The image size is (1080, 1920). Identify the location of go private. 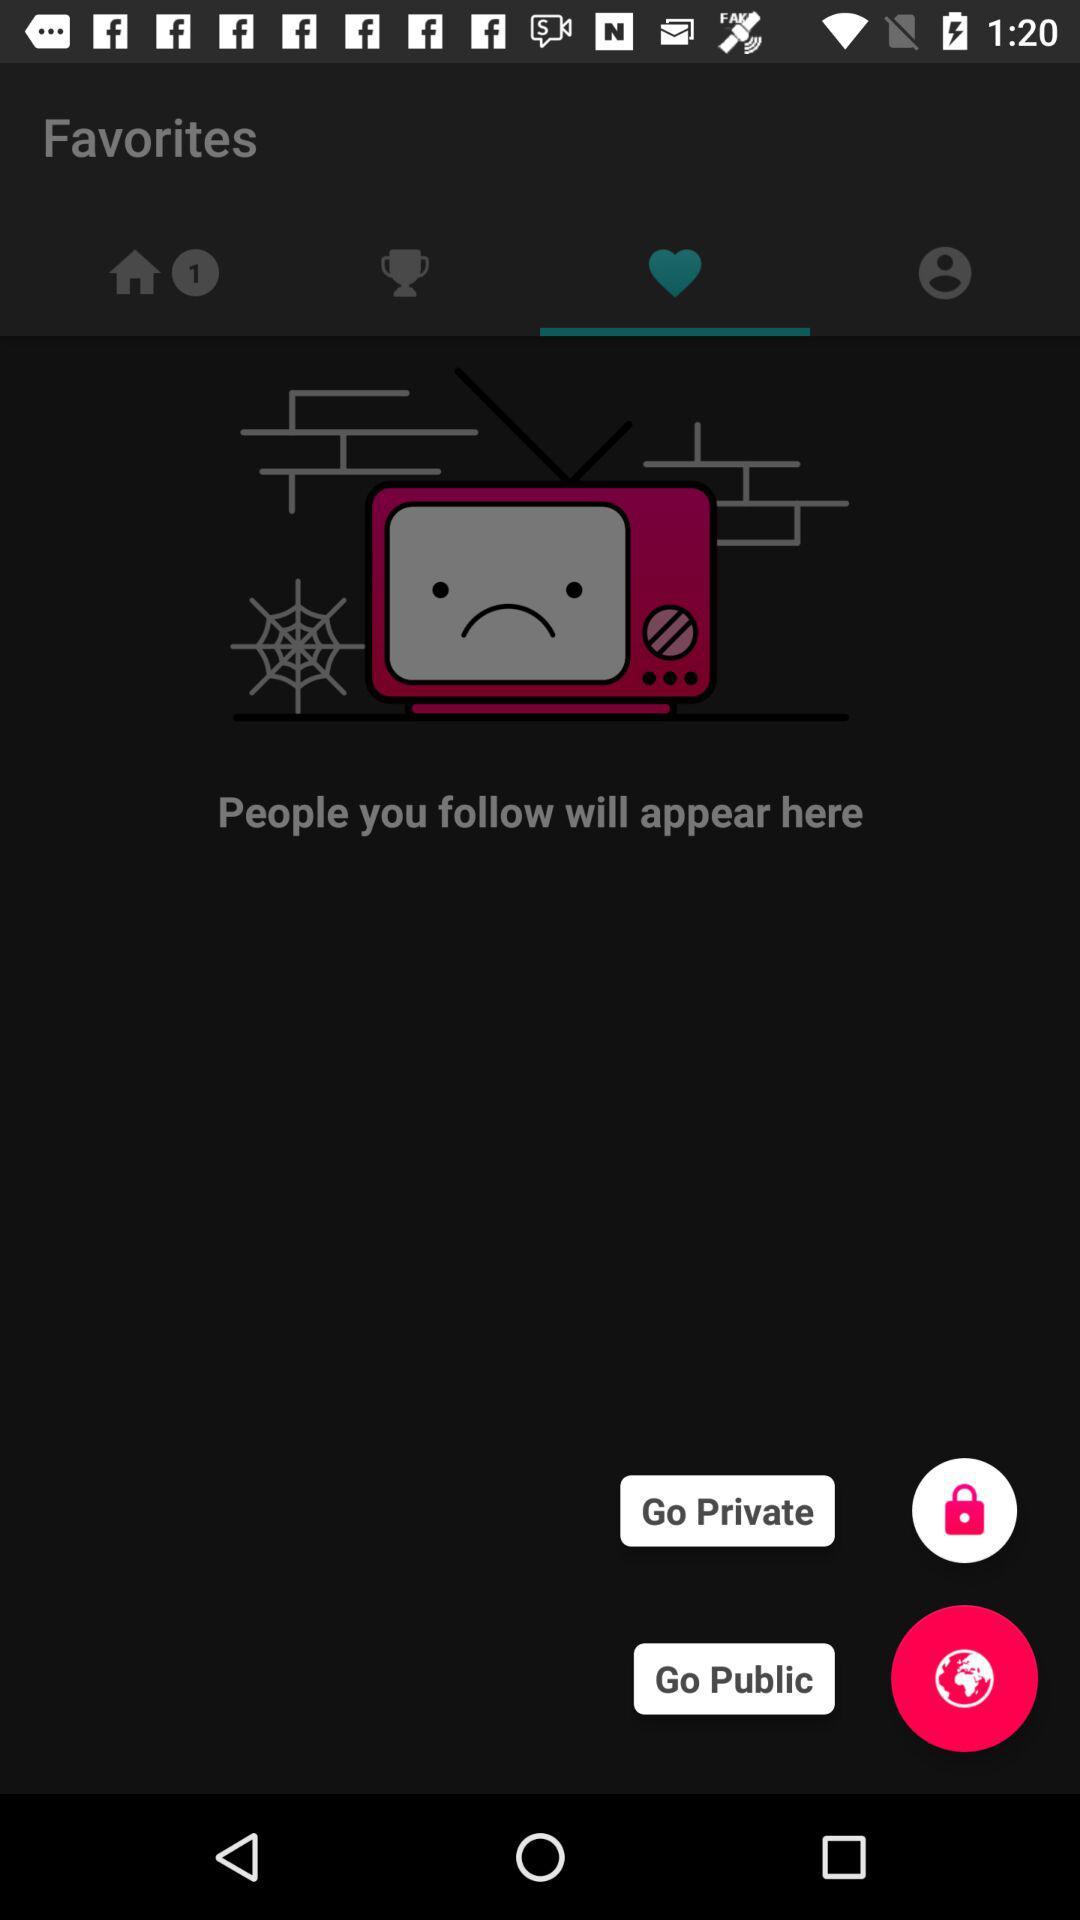
(963, 1510).